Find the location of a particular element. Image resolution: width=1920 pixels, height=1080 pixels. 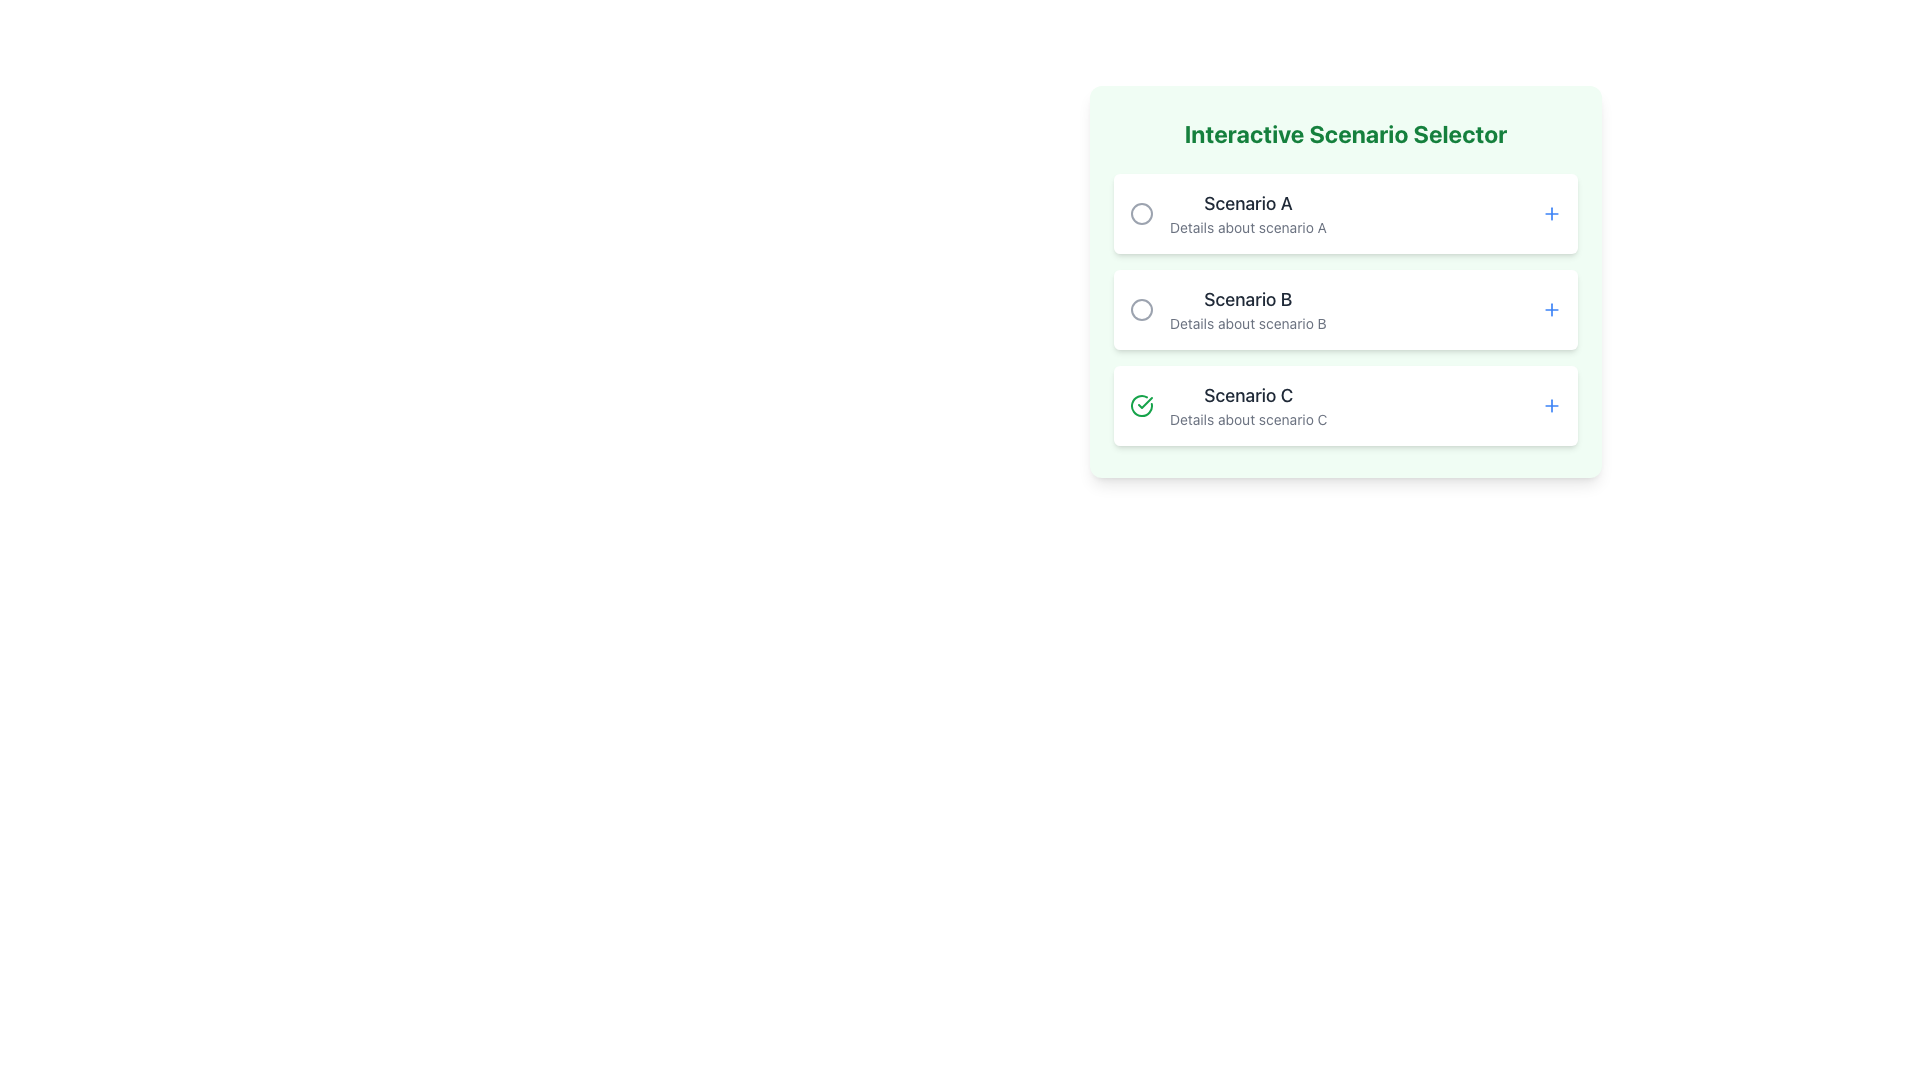

the label representing 'Scenario B' in the interactive selector interface, located within the second card of a vertically-stacked group of cards is located at coordinates (1247, 300).